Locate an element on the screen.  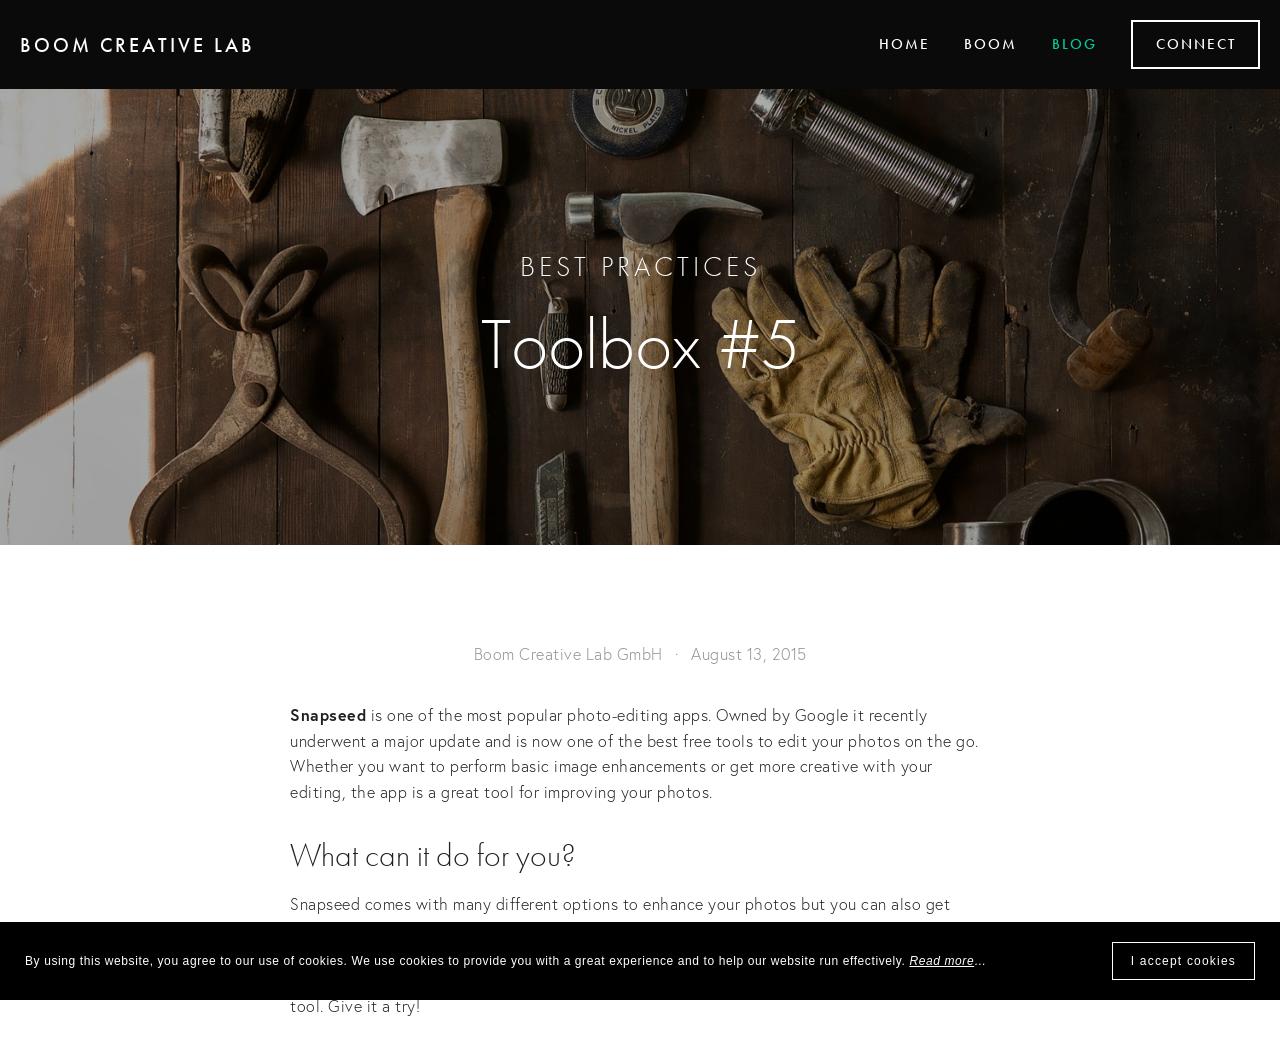
'Boom Creative Lab GmbH' is located at coordinates (566, 652).